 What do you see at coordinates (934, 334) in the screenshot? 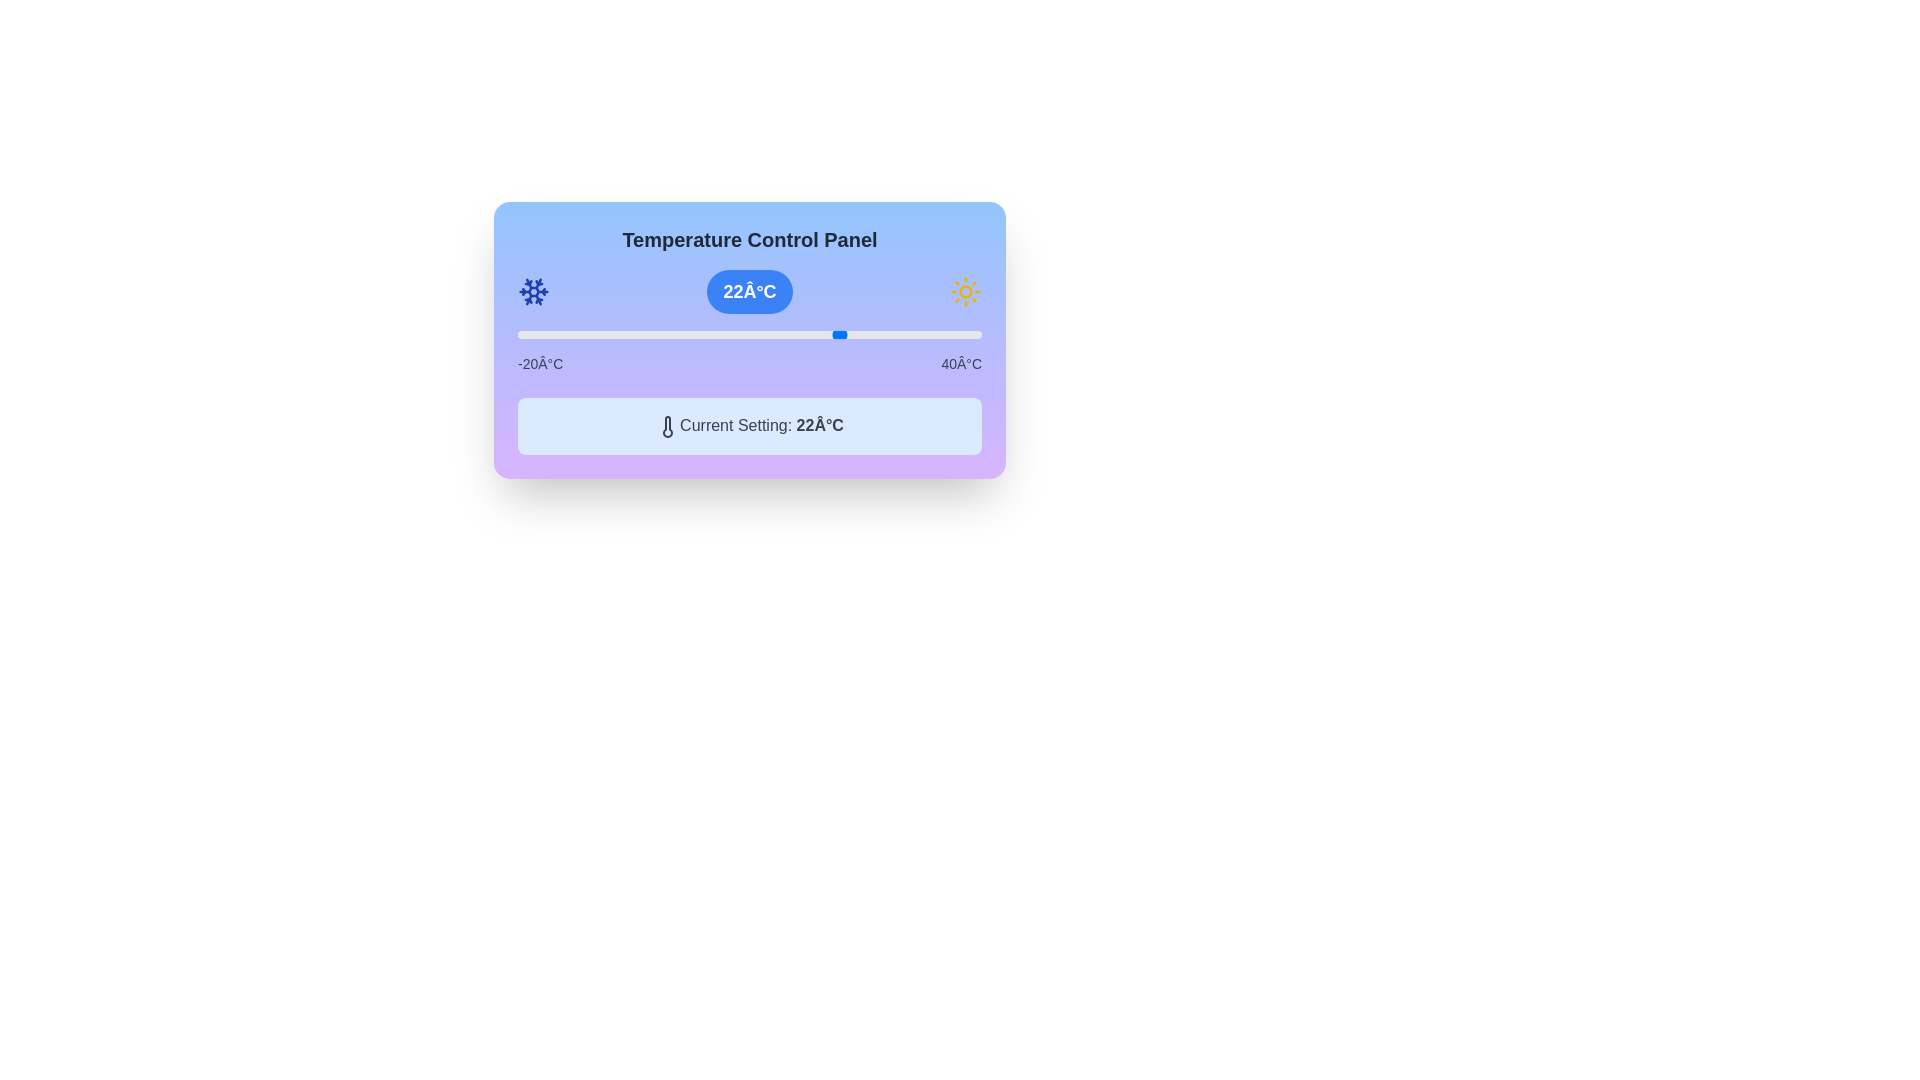
I see `the slider to set the temperature to 34°C` at bounding box center [934, 334].